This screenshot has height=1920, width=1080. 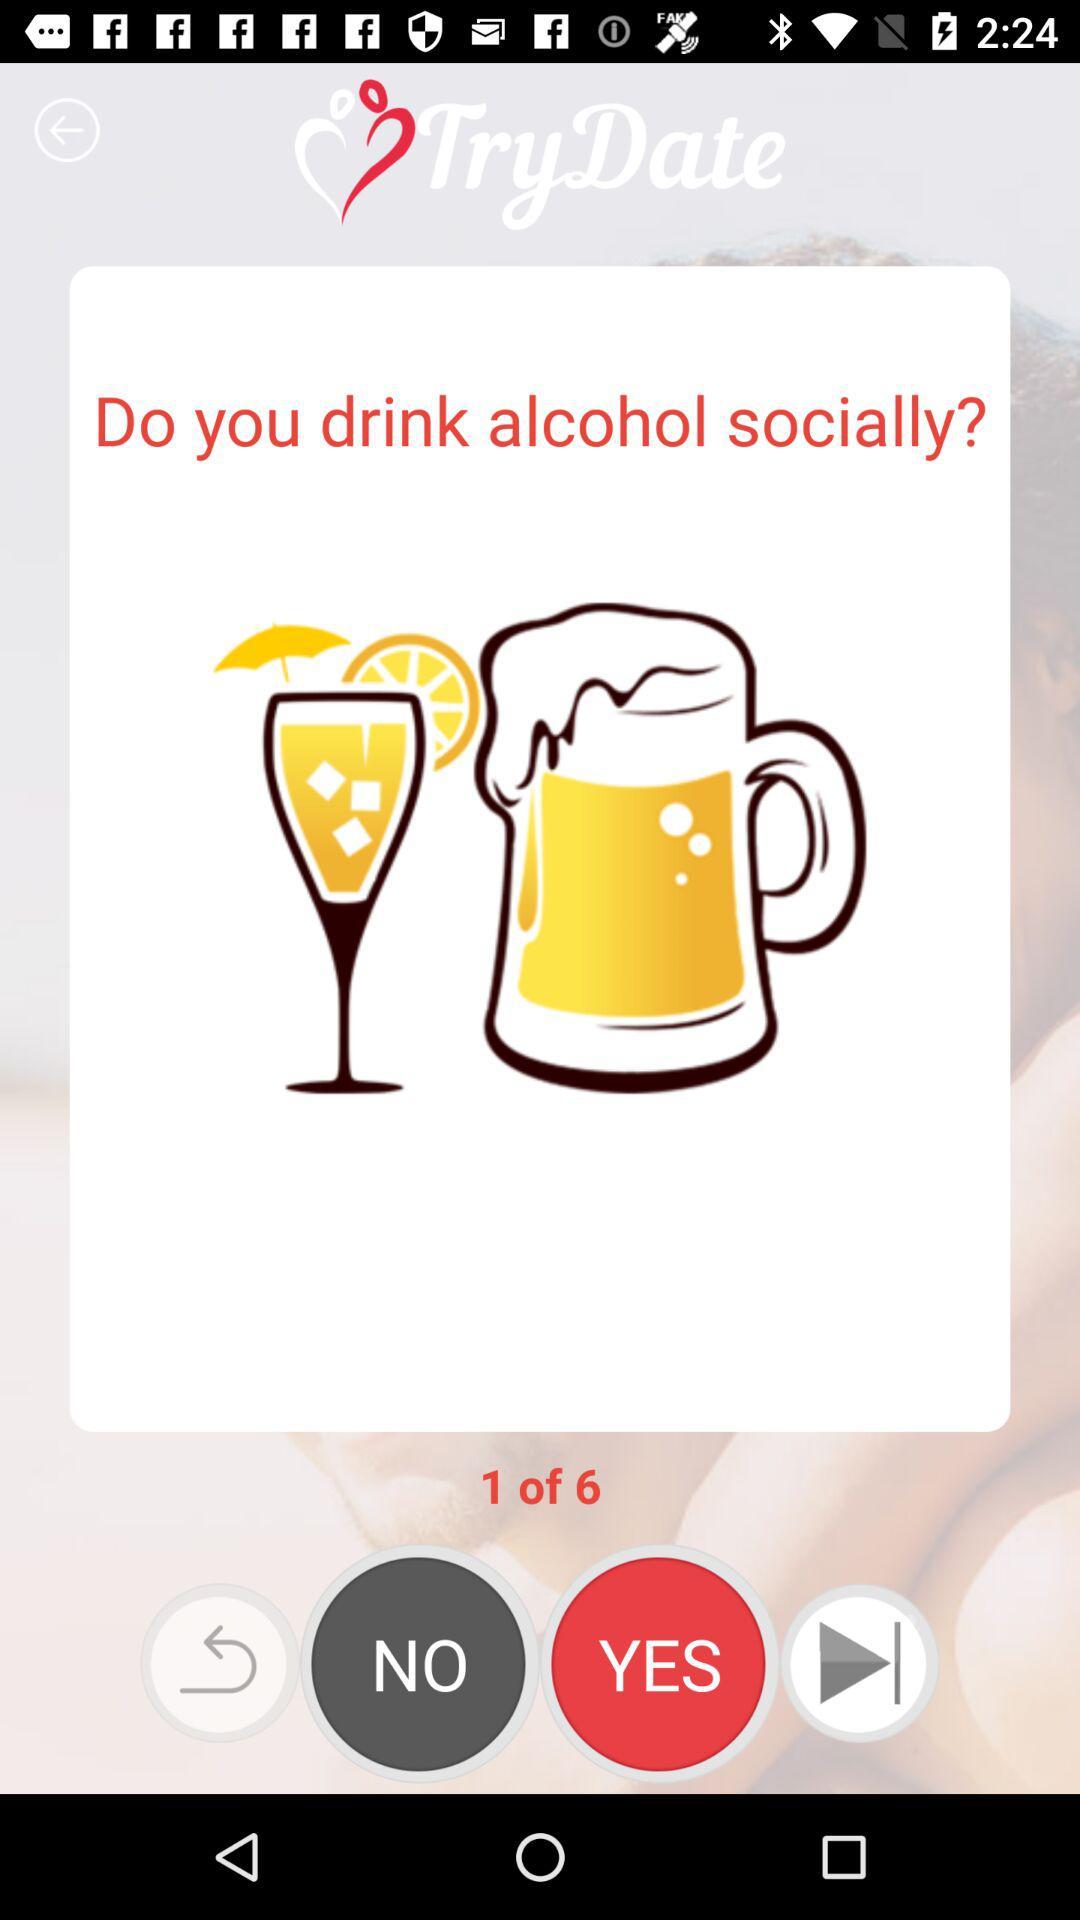 What do you see at coordinates (66, 129) in the screenshot?
I see `icon at the top left corner` at bounding box center [66, 129].